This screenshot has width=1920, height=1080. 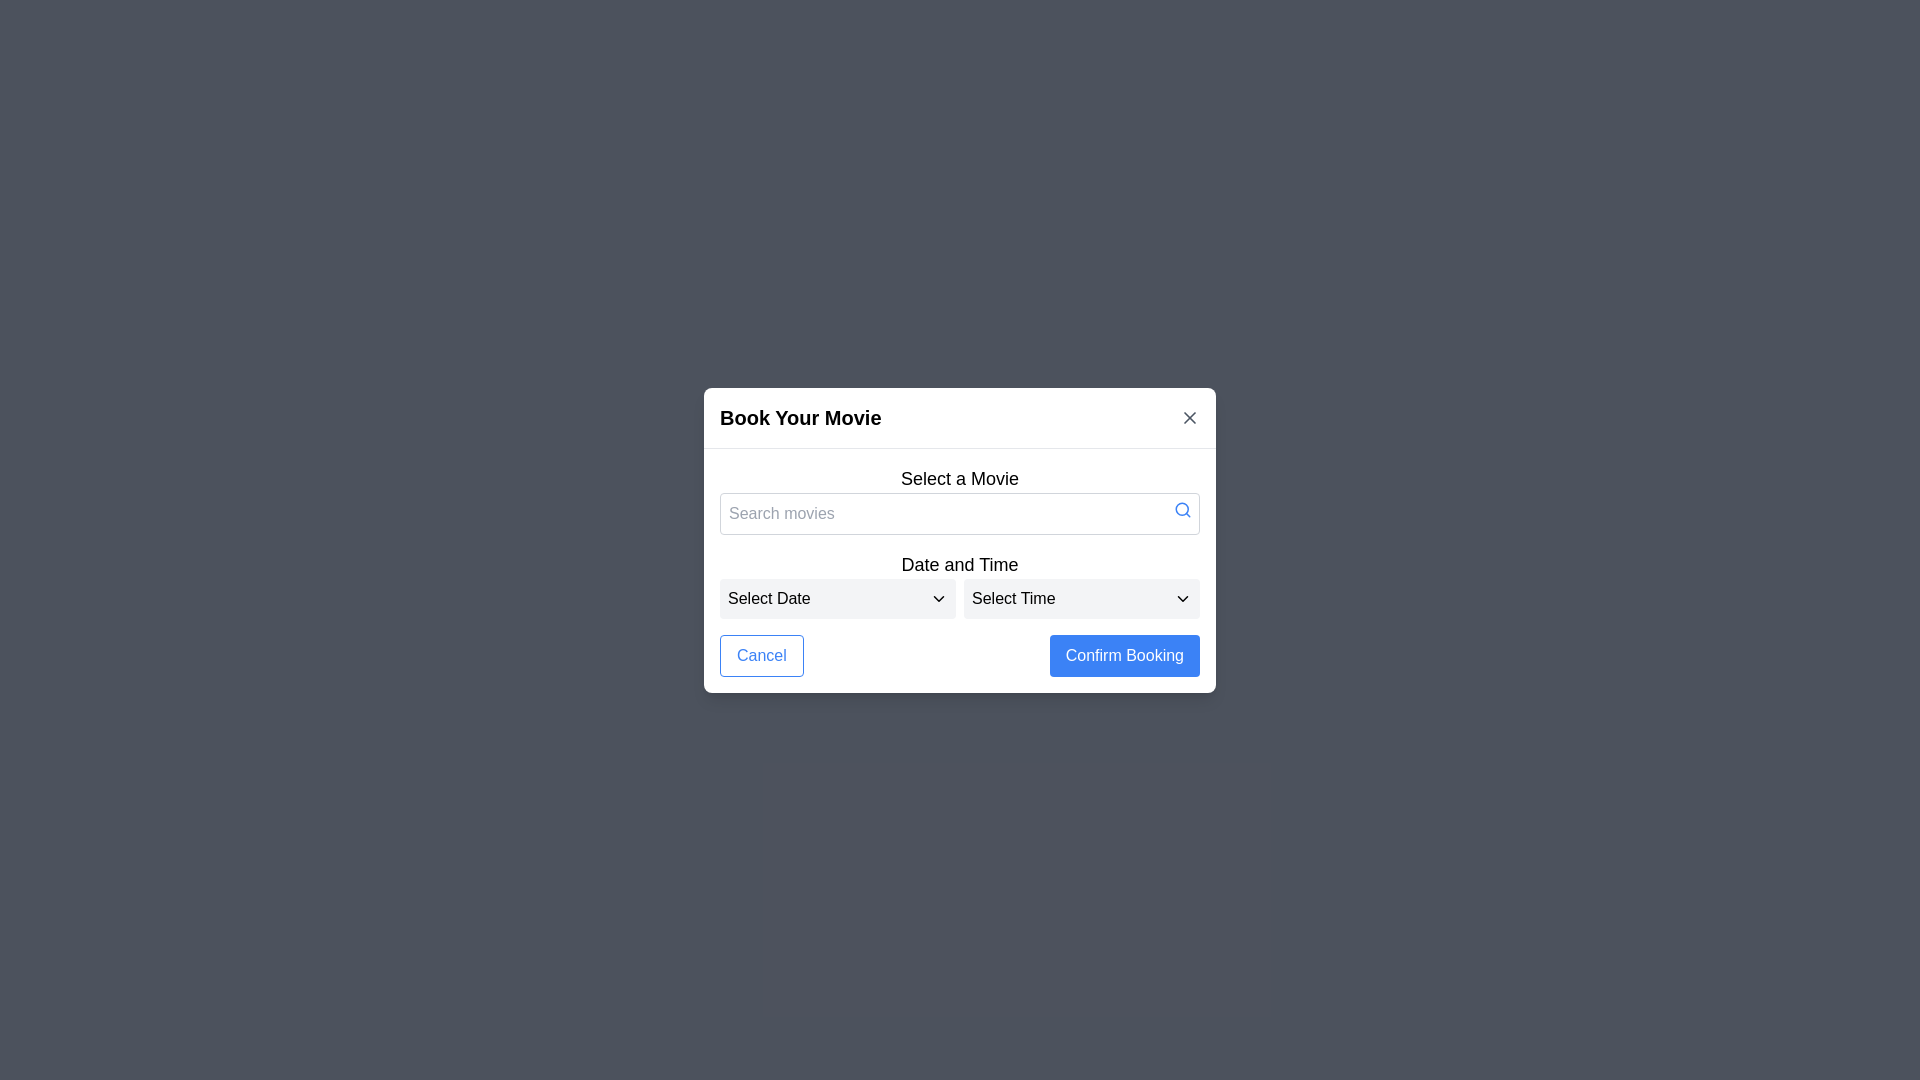 I want to click on the Dropdown group containing interactive elements labeled 'Select Date' and 'Select Time' to focus on it, so click(x=960, y=596).